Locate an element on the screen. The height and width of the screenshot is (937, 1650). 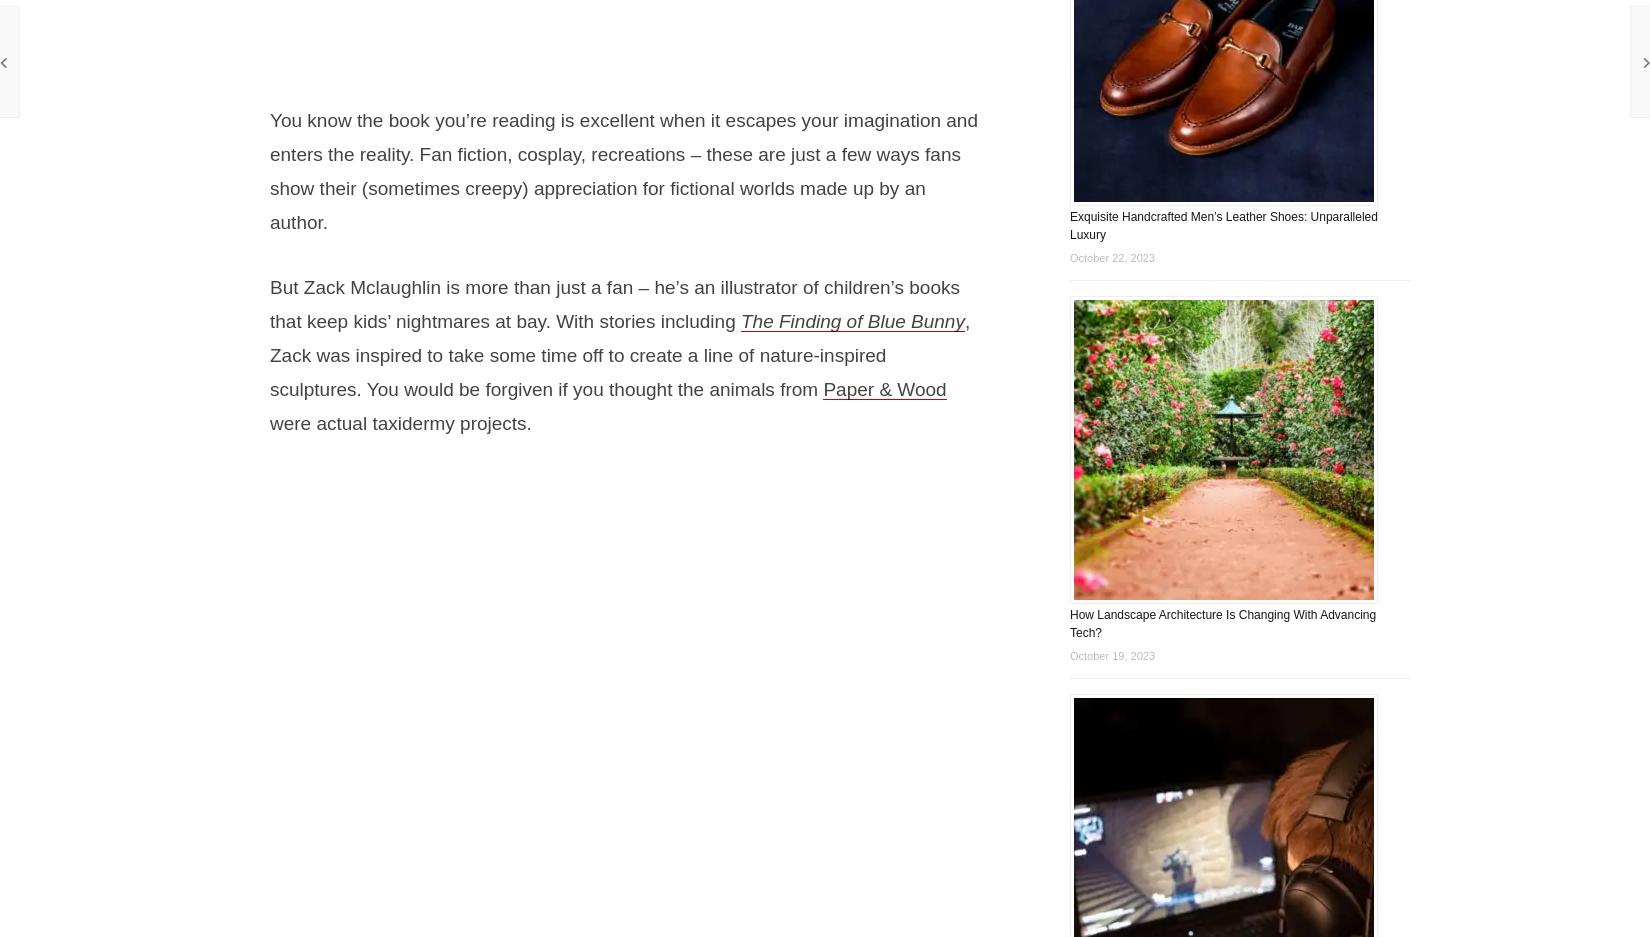
'October 19, 2023' is located at coordinates (1112, 654).